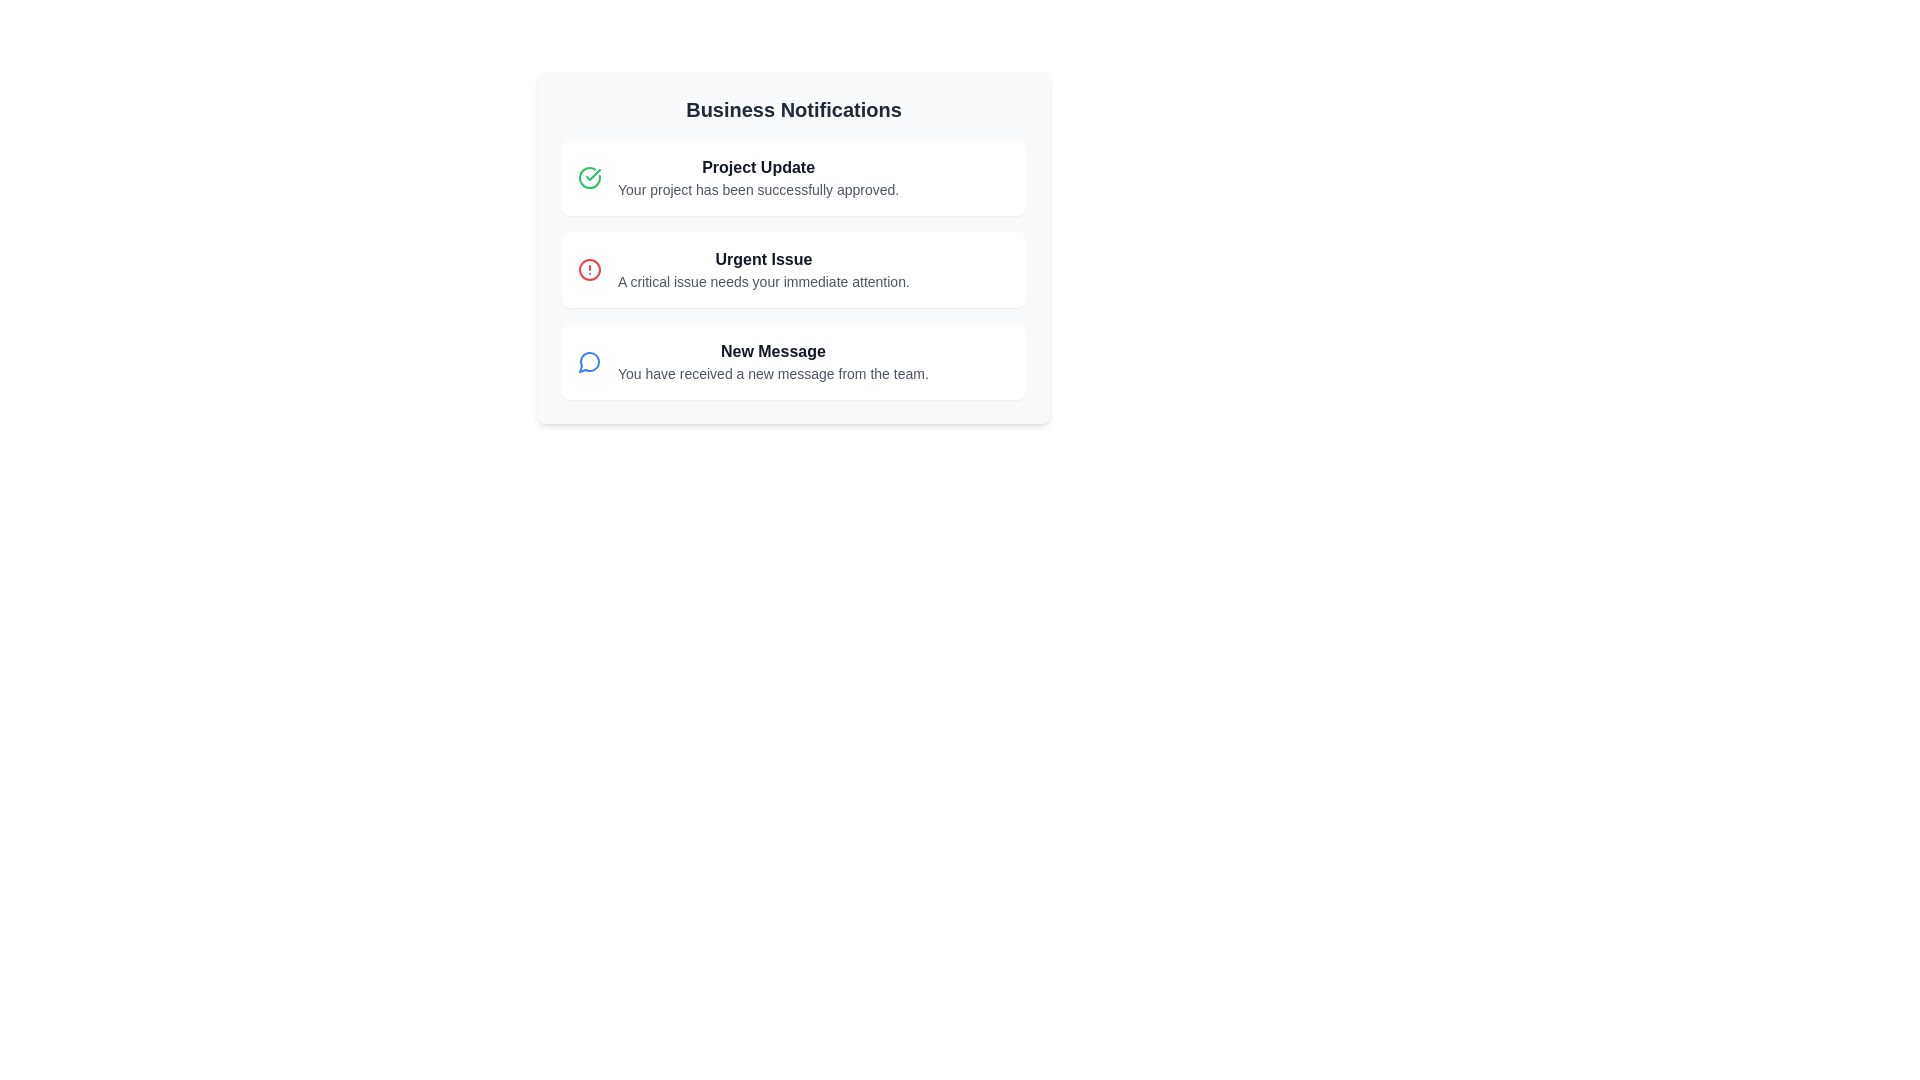 The image size is (1920, 1080). What do you see at coordinates (772, 362) in the screenshot?
I see `the presence of the third notification in the list under 'Business Notifications', which informs the user about a new message received from the team` at bounding box center [772, 362].